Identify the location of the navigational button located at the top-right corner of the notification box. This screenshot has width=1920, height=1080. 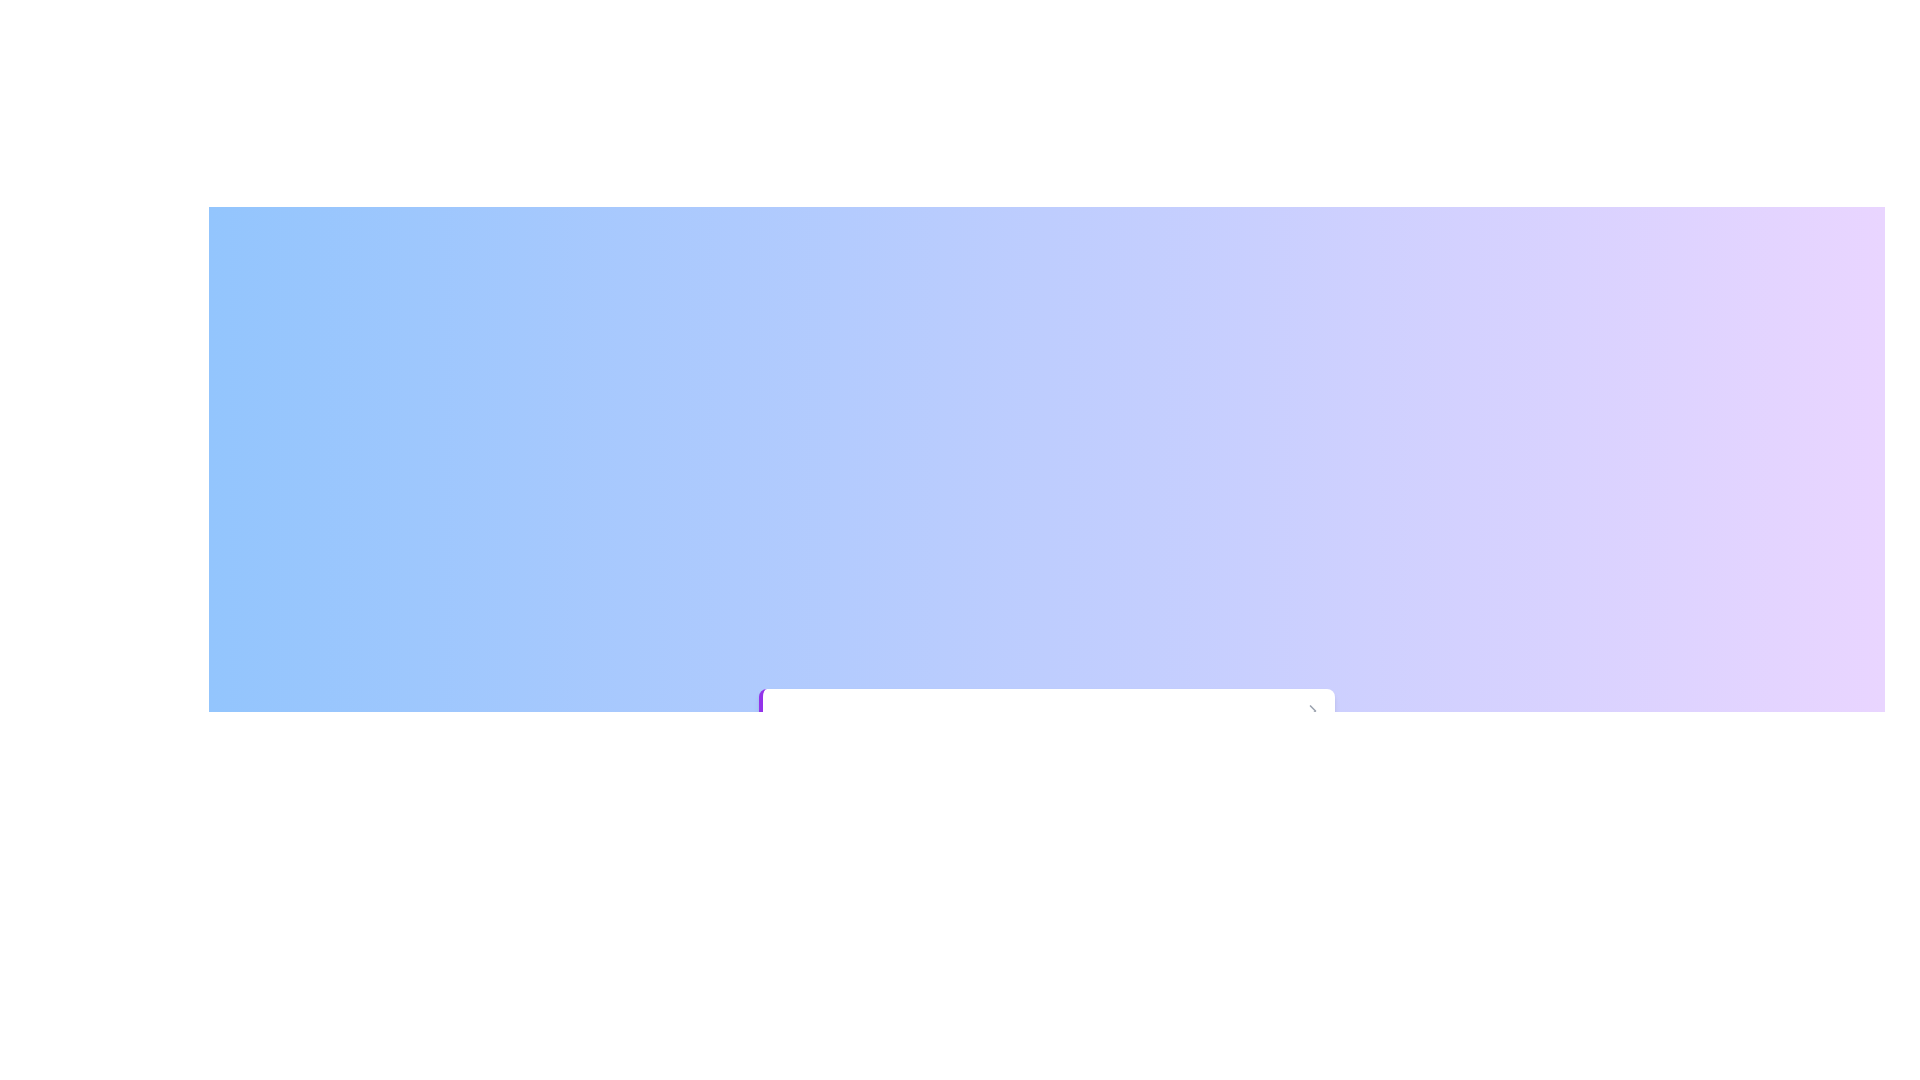
(1313, 709).